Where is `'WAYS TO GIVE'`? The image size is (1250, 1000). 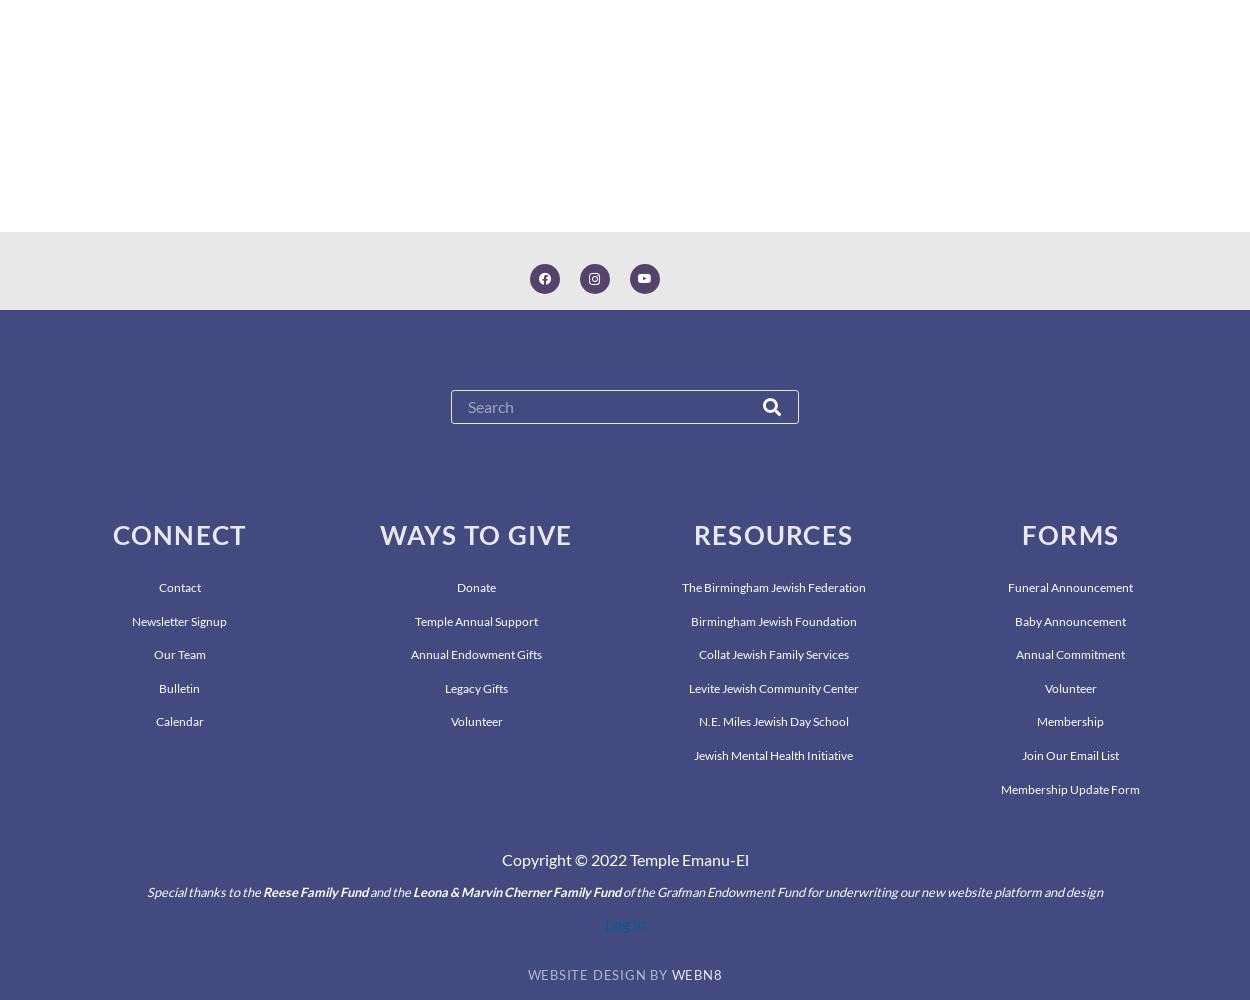
'WAYS TO GIVE' is located at coordinates (475, 535).